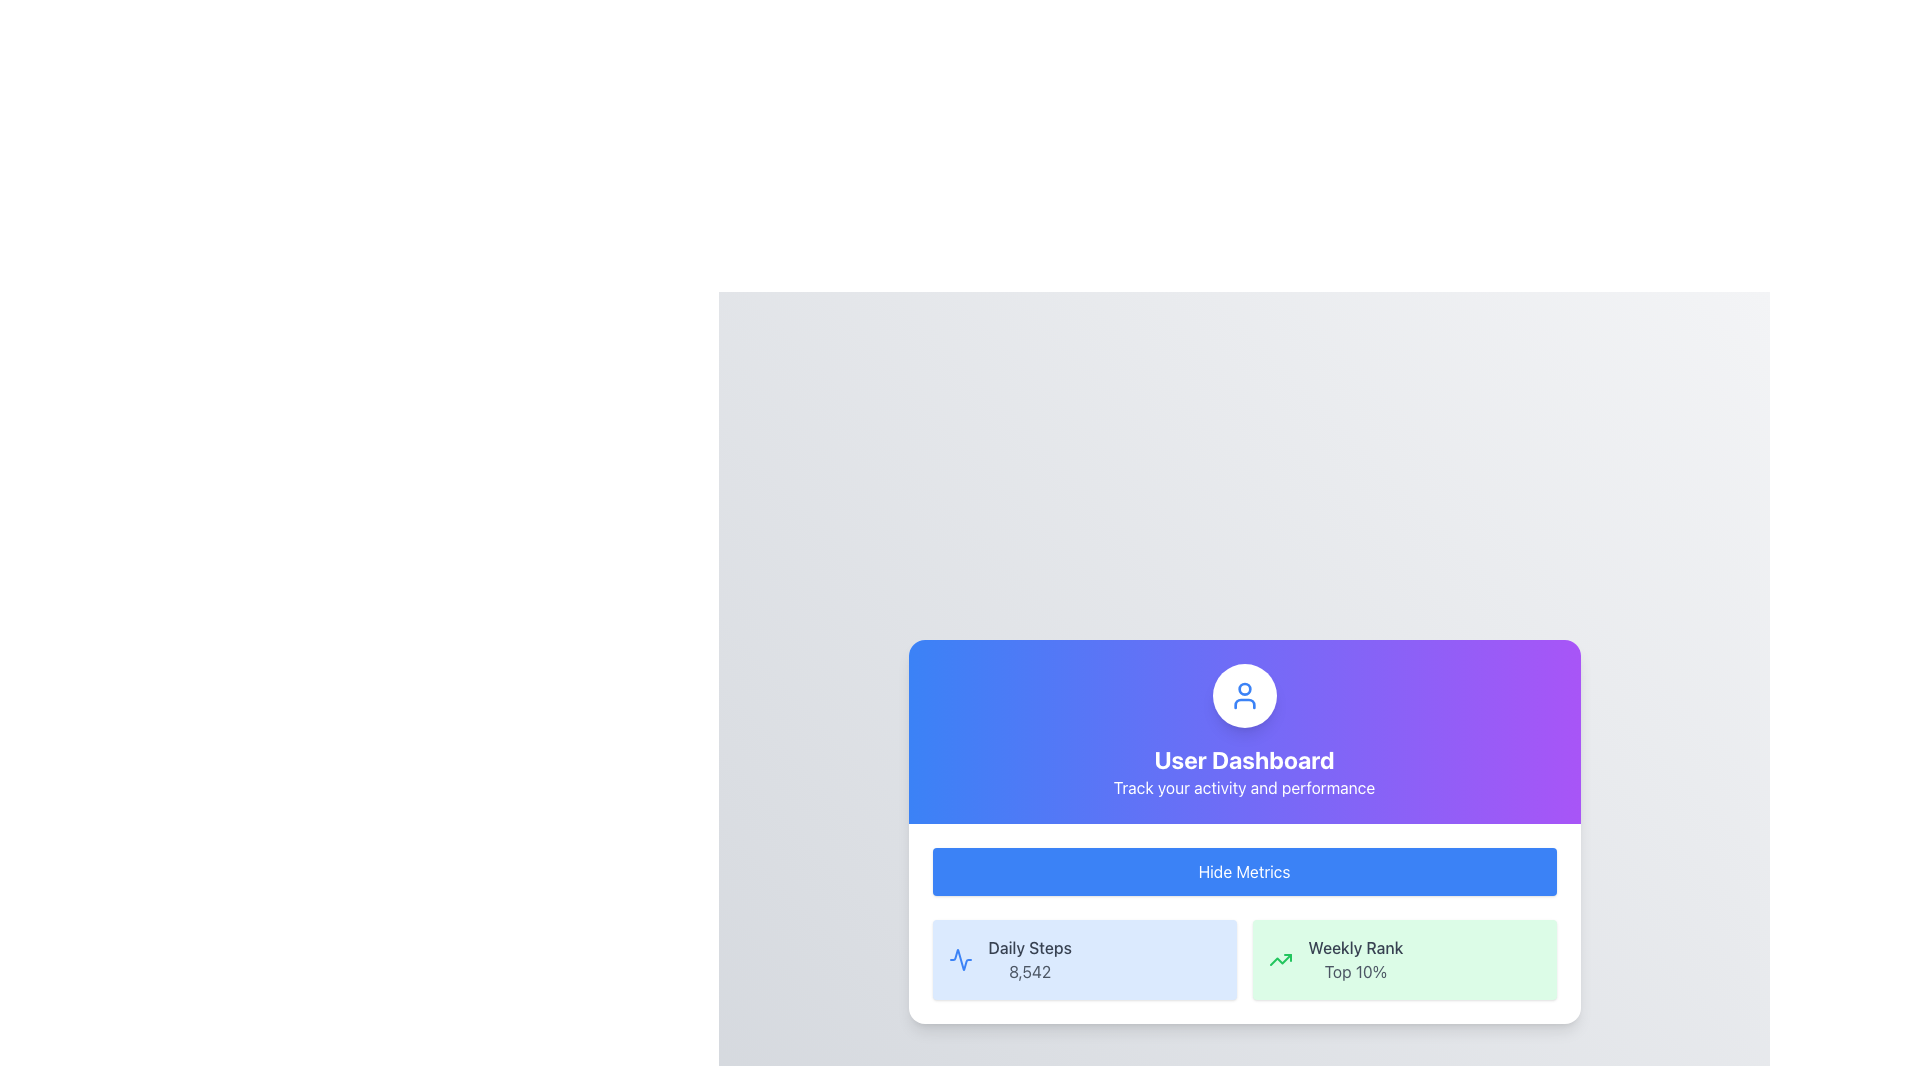 This screenshot has height=1080, width=1920. I want to click on the SVG circle element that represents the head of the user icon located at the top-center of the main card component, so click(1243, 688).